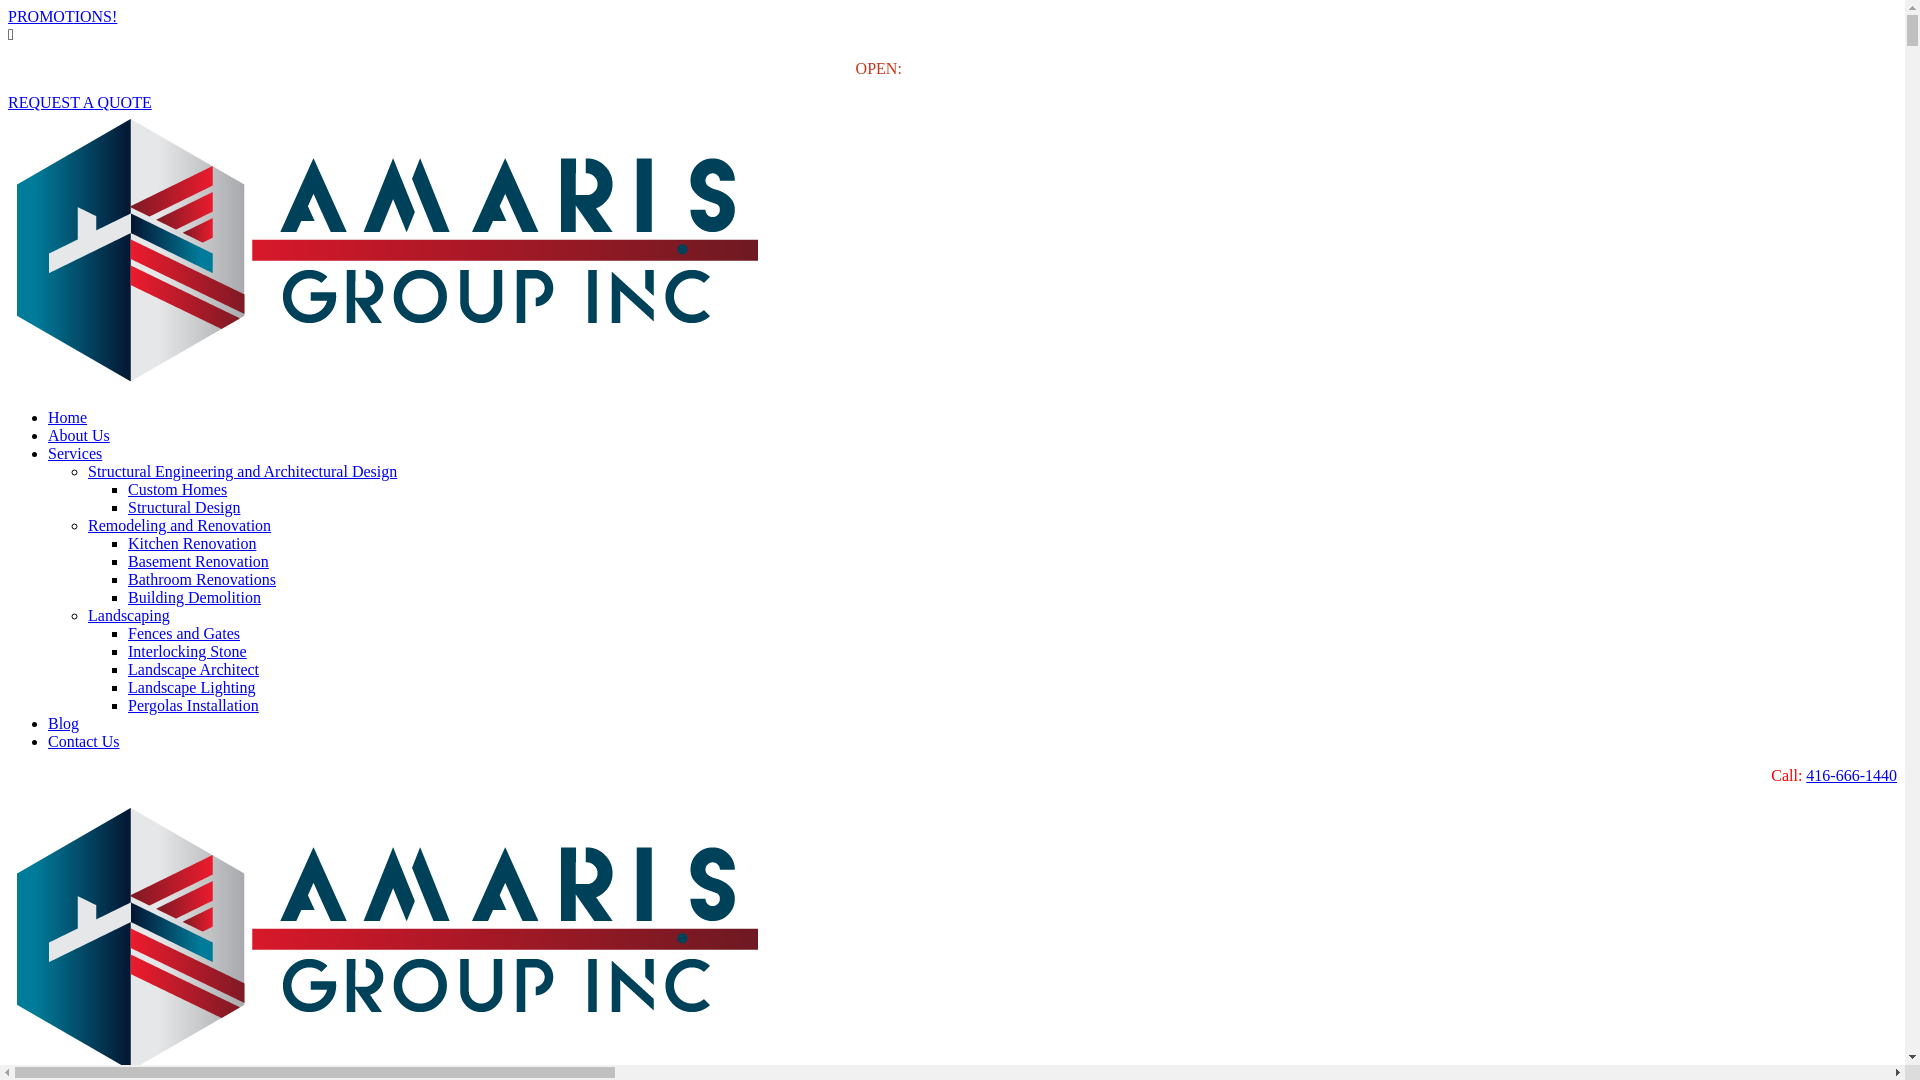 Image resolution: width=1920 pixels, height=1080 pixels. What do you see at coordinates (127, 633) in the screenshot?
I see `'Fences and Gates'` at bounding box center [127, 633].